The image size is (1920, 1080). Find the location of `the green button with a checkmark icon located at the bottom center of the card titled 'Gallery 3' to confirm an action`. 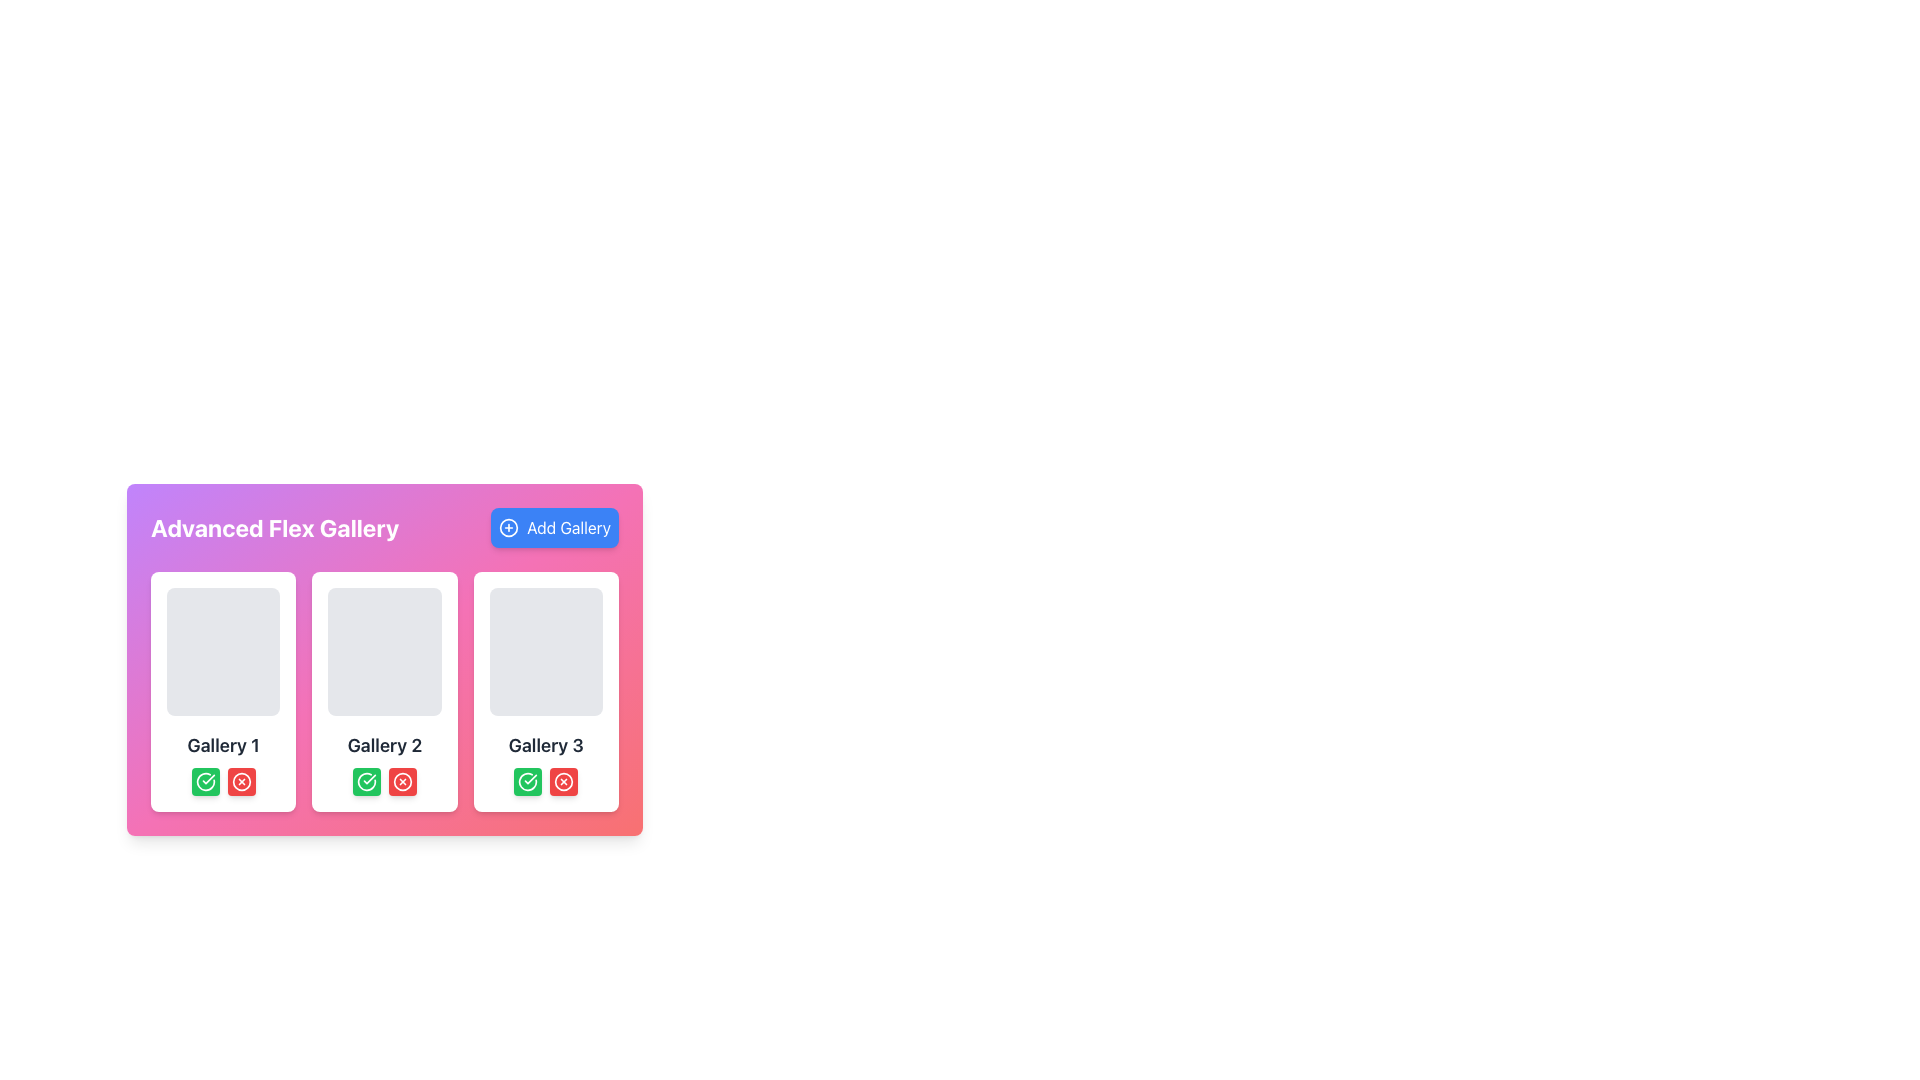

the green button with a checkmark icon located at the bottom center of the card titled 'Gallery 3' to confirm an action is located at coordinates (546, 781).